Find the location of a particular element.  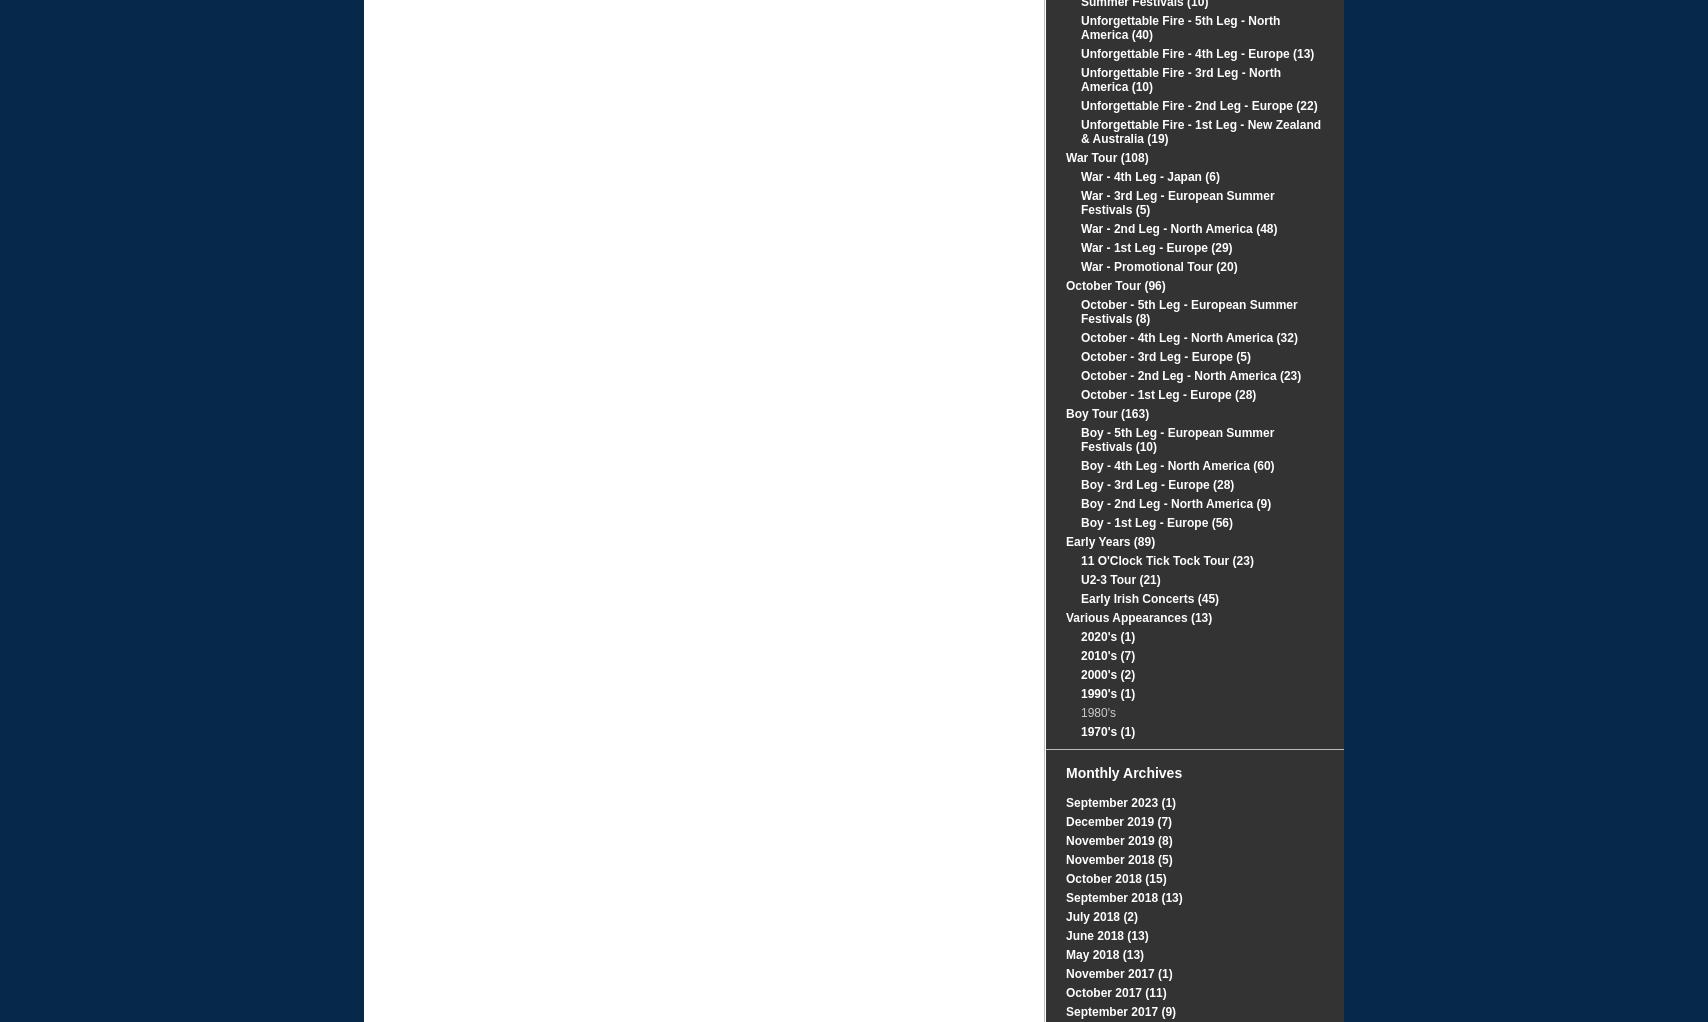

'War - 4th Leg - Japan (6)' is located at coordinates (1080, 176).